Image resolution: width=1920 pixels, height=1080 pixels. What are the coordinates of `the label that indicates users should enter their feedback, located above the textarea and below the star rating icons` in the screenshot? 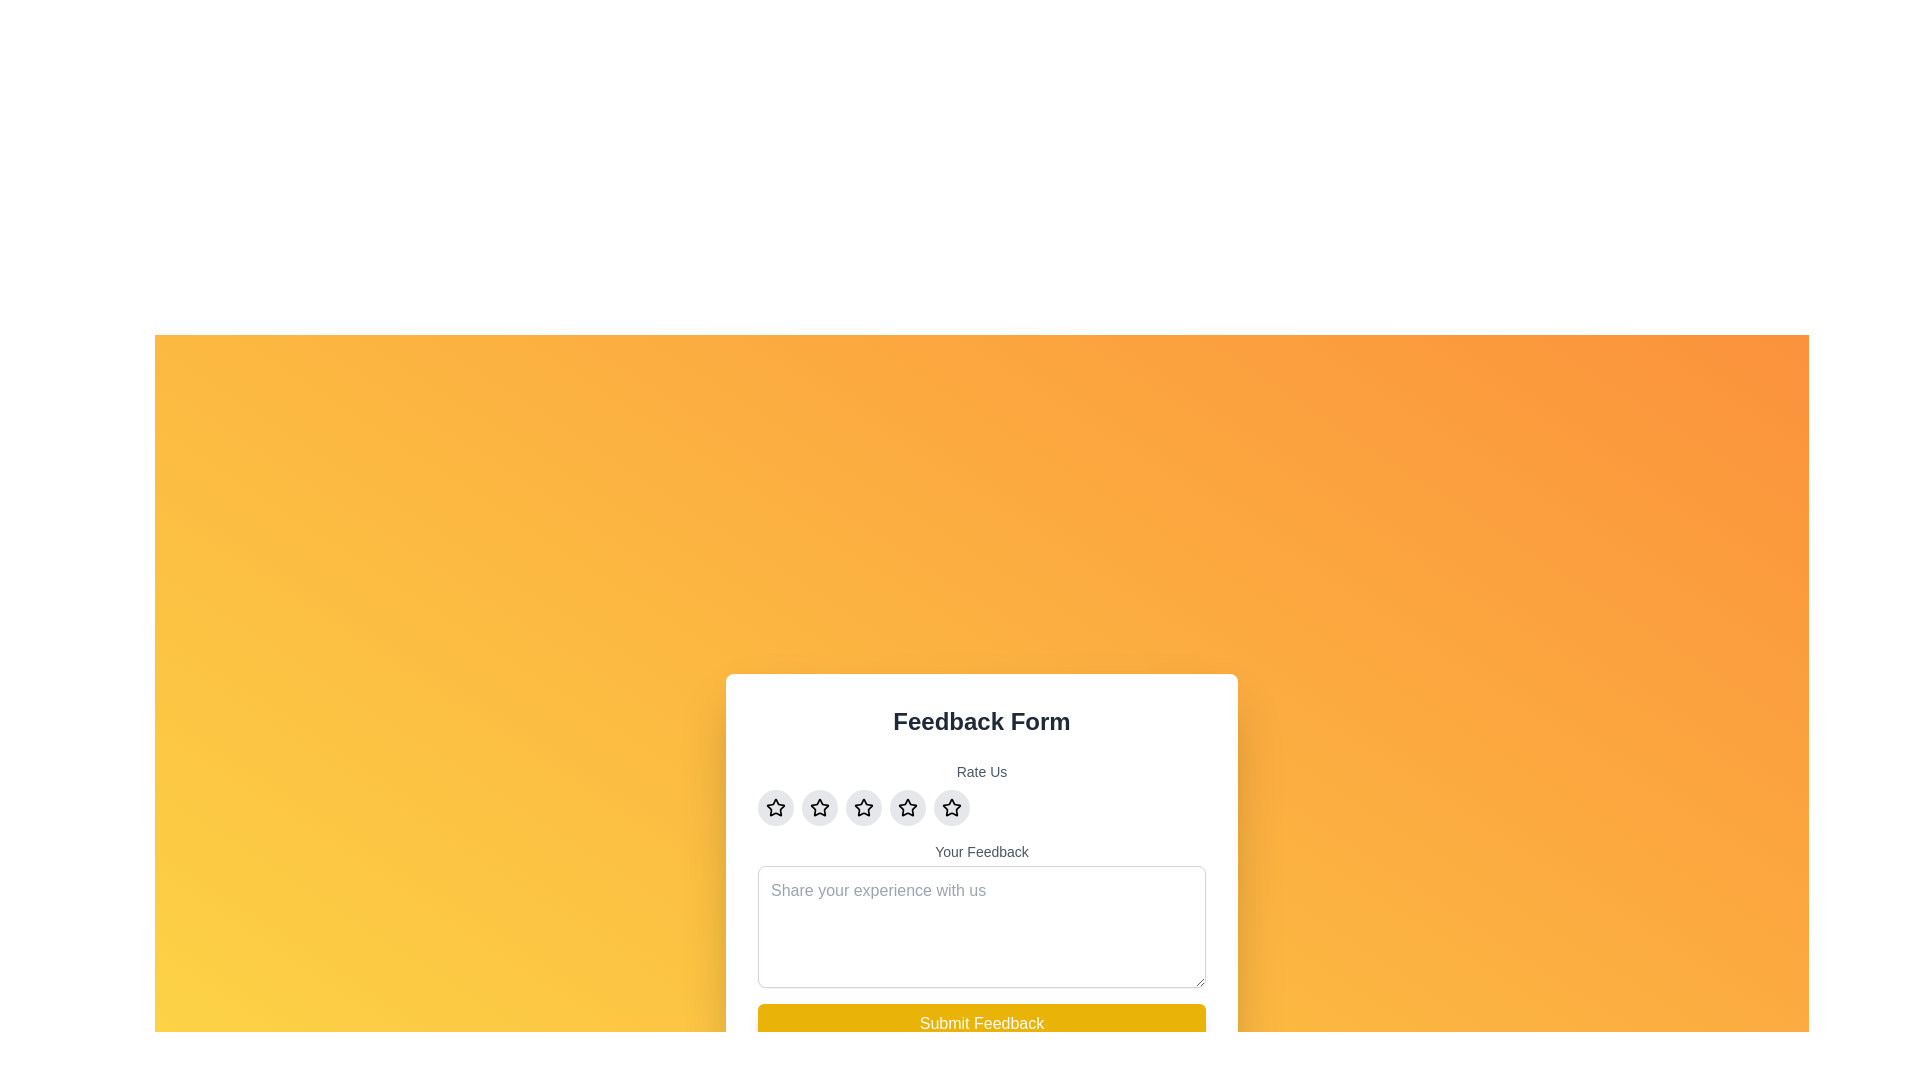 It's located at (982, 852).